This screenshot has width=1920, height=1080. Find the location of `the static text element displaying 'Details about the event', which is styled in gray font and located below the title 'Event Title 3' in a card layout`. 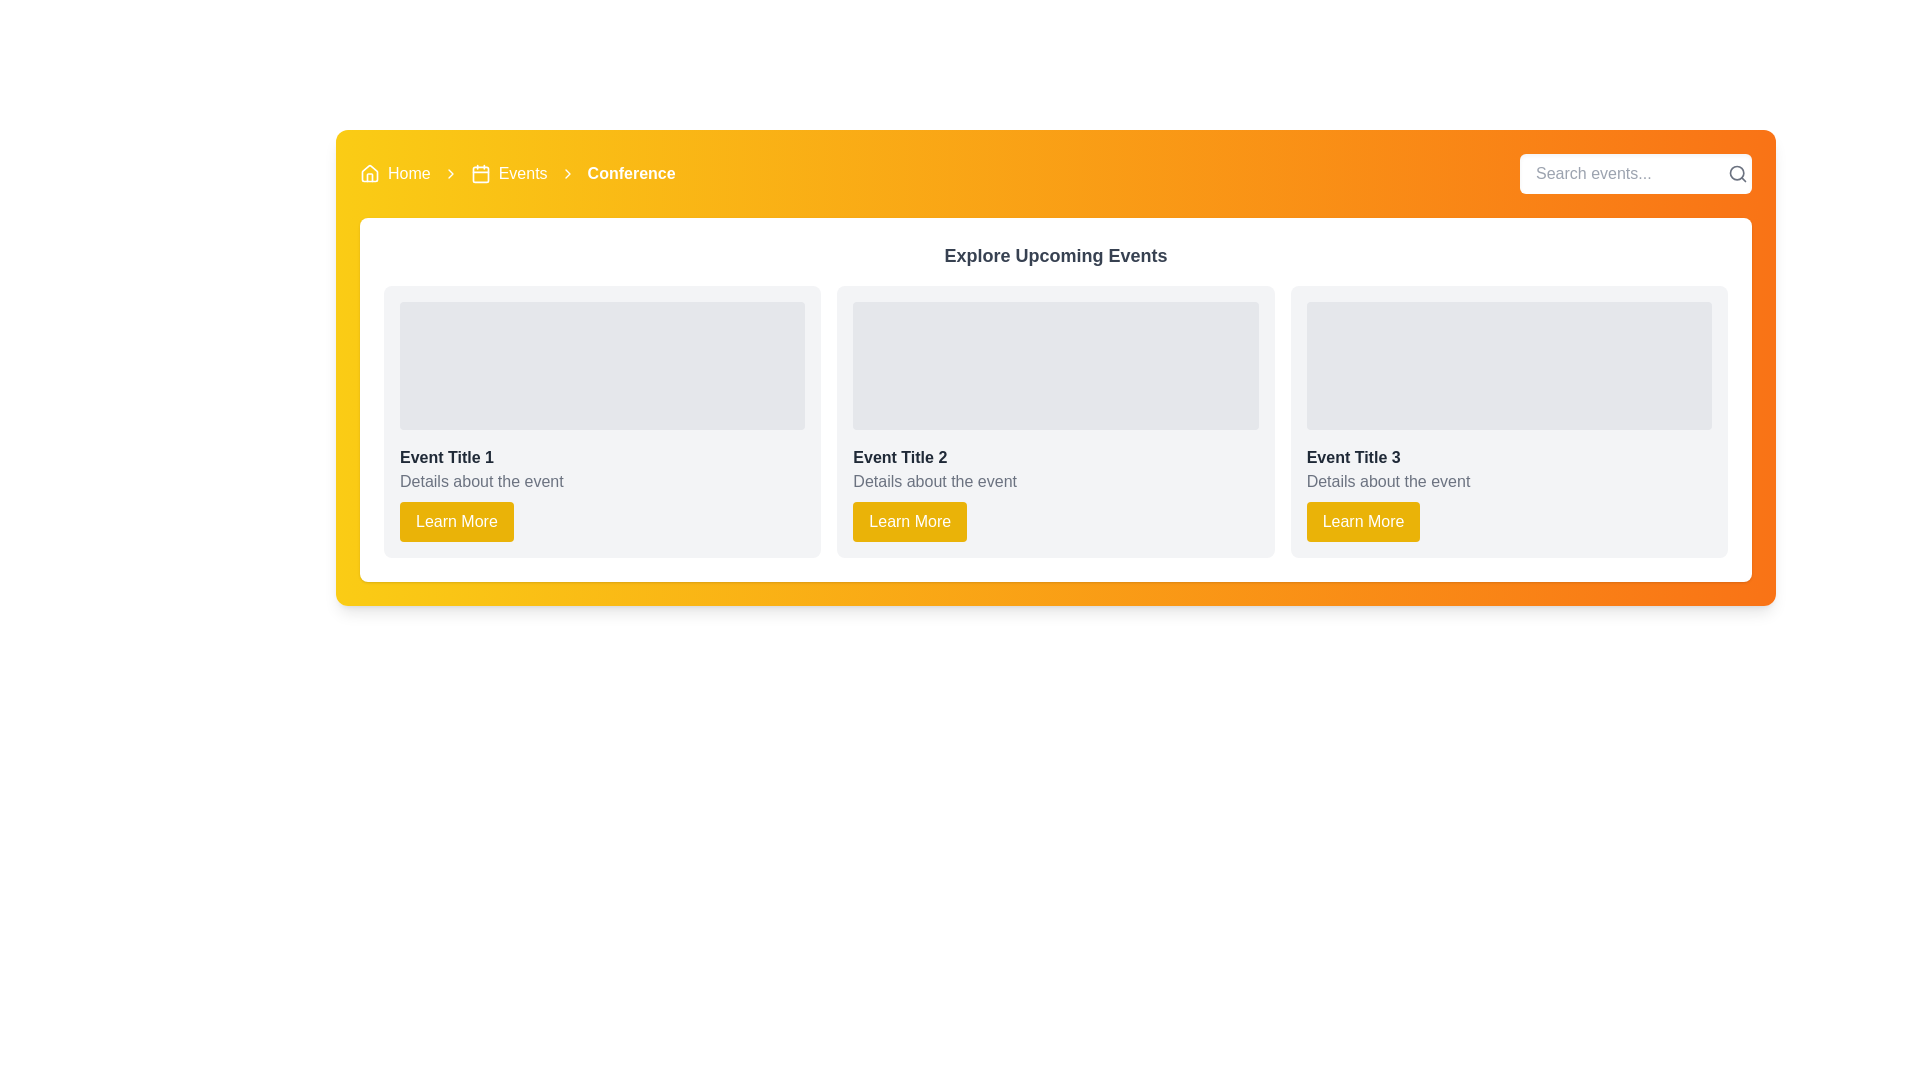

the static text element displaying 'Details about the event', which is styled in gray font and located below the title 'Event Title 3' in a card layout is located at coordinates (1387, 482).